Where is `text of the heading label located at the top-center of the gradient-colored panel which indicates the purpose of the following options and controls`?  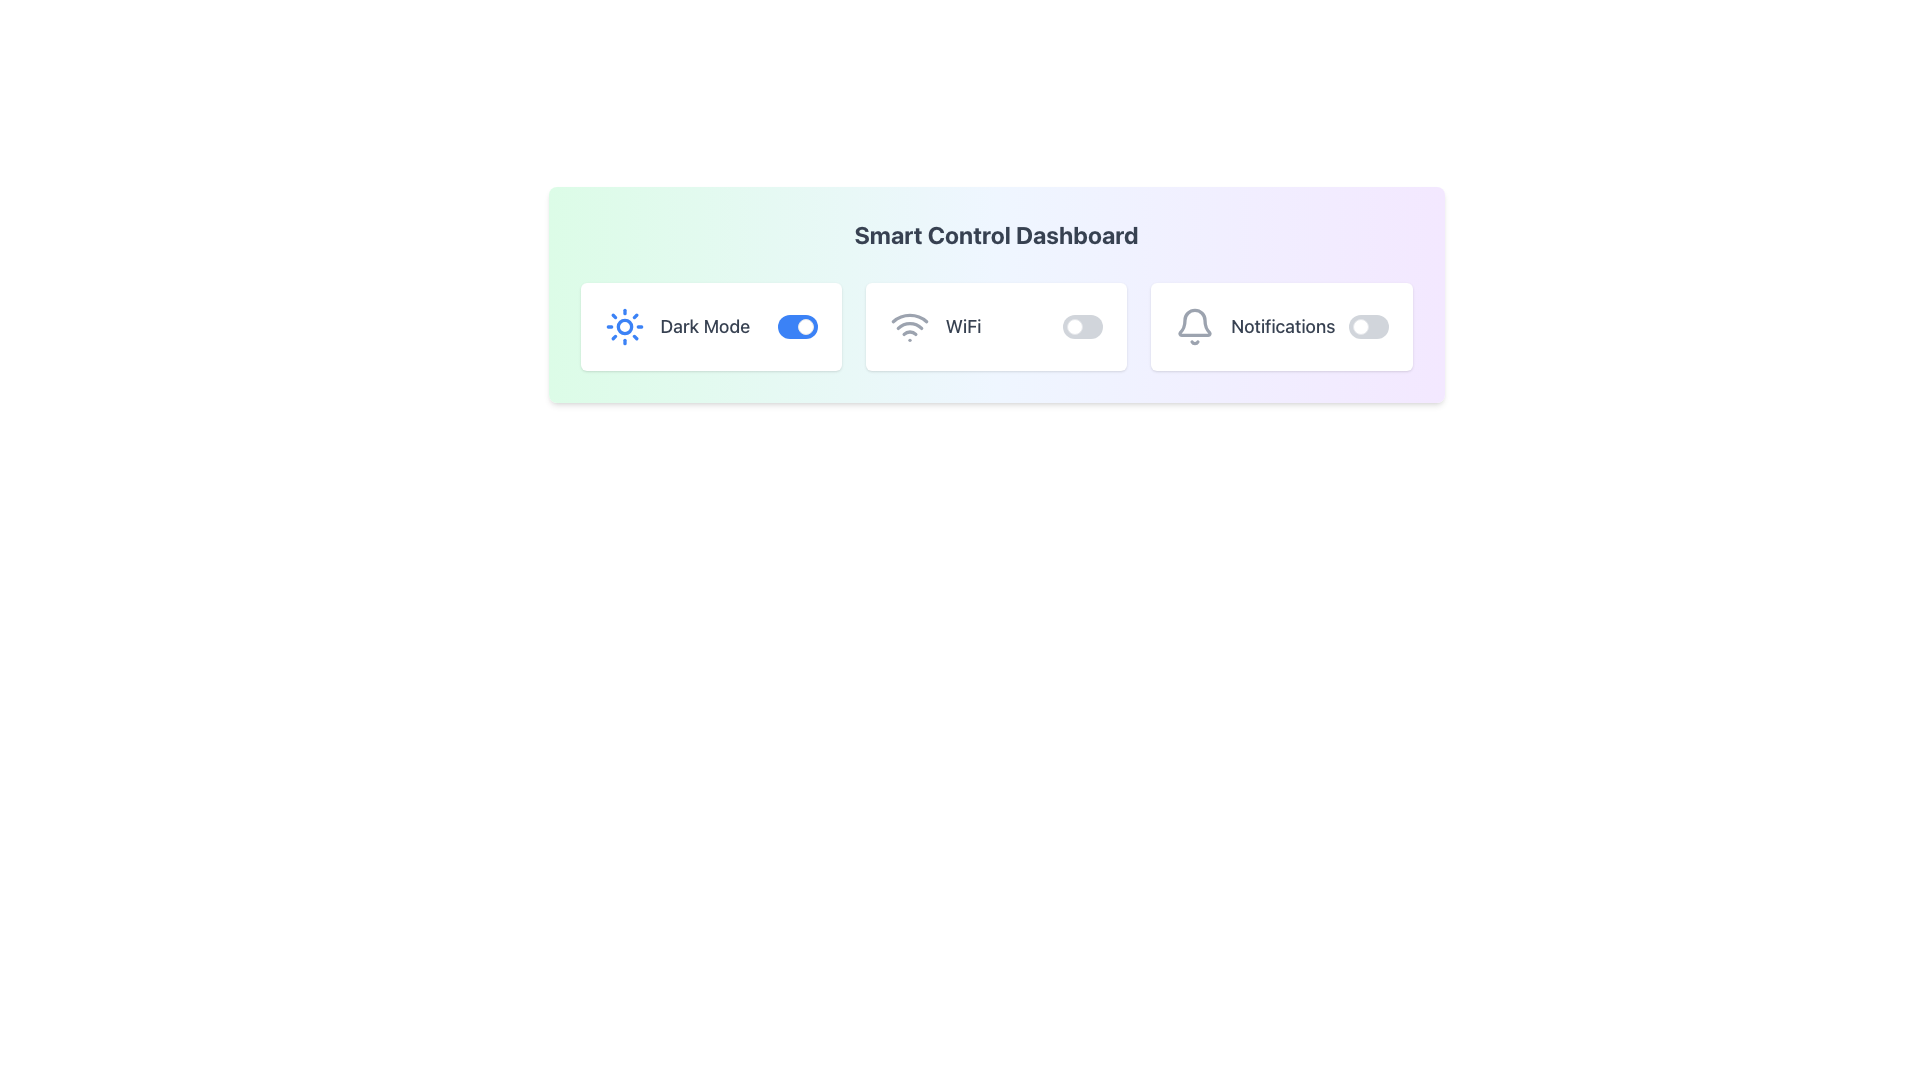
text of the heading label located at the top-center of the gradient-colored panel which indicates the purpose of the following options and controls is located at coordinates (996, 234).